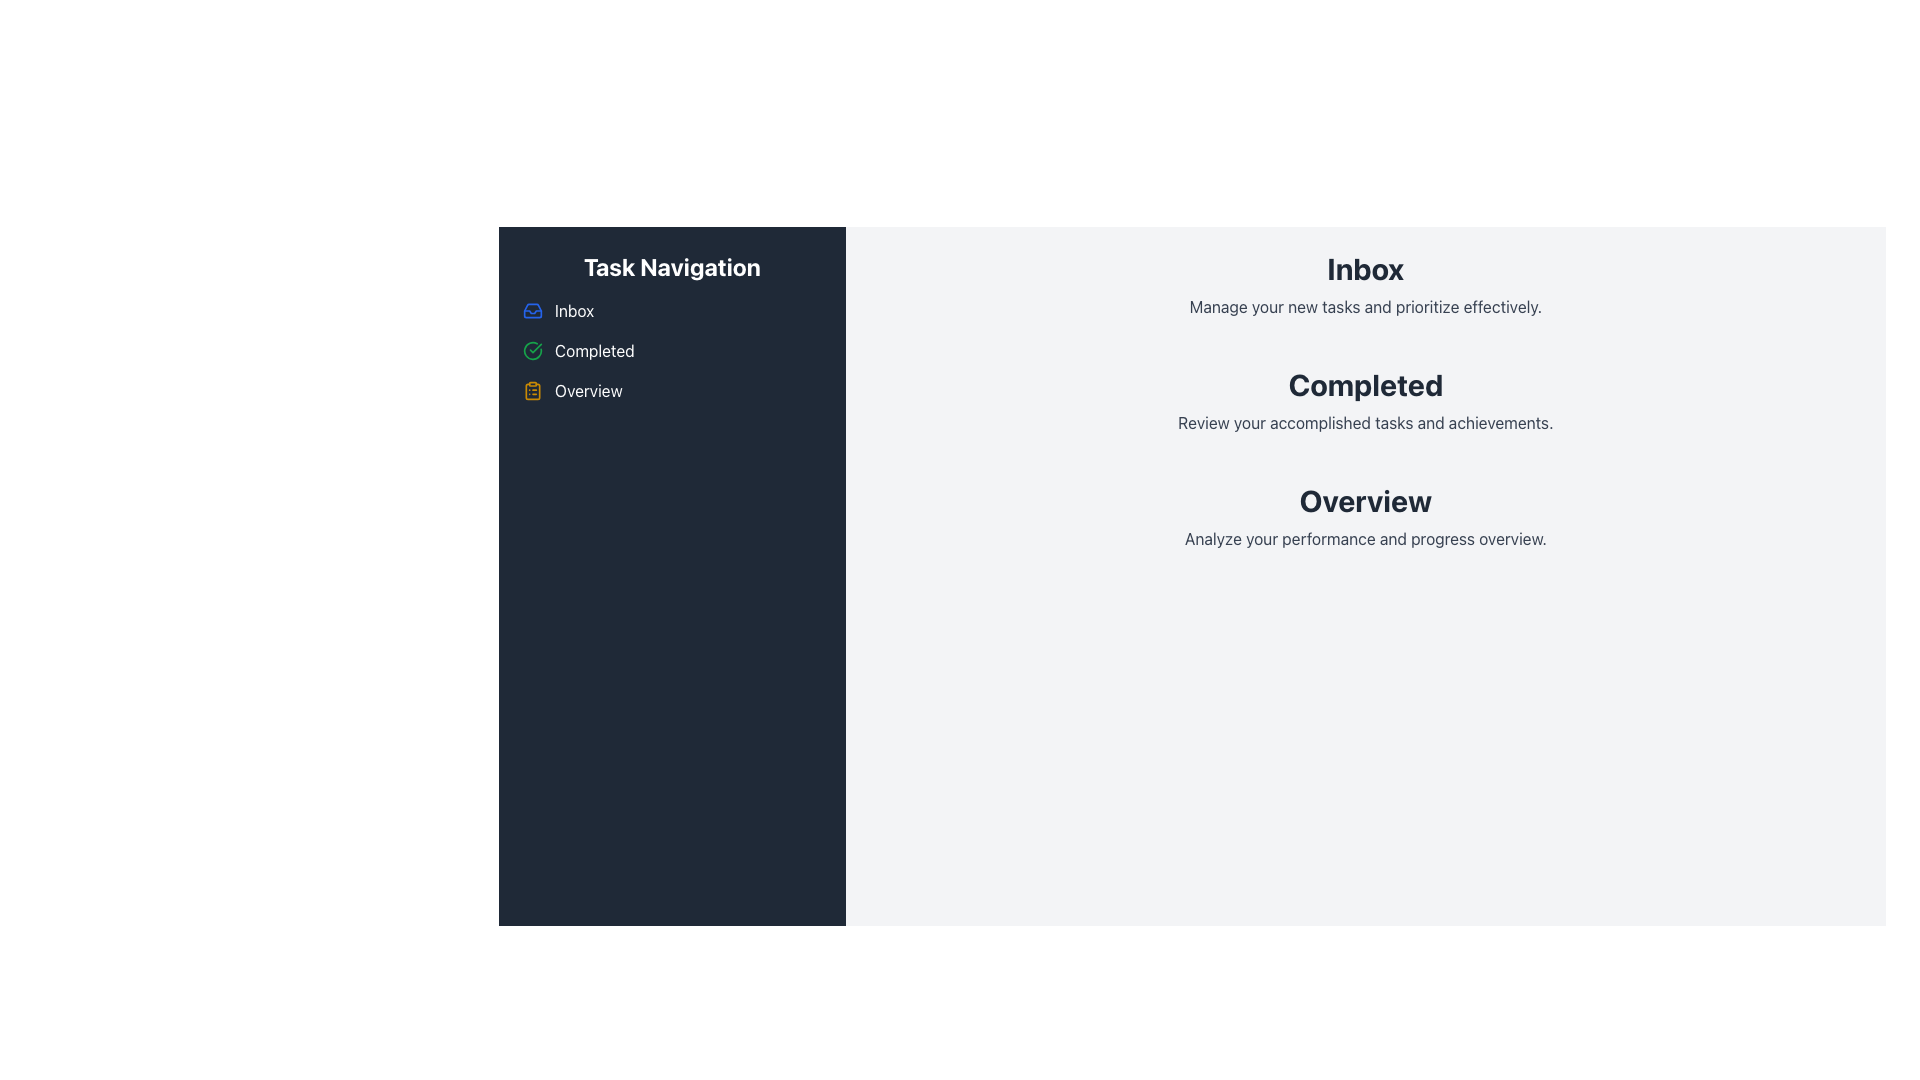 This screenshot has width=1920, height=1080. I want to click on the 'Completed' icon located in the left navigation panel, which is the second item in the list preceding the text label 'Completed', so click(532, 350).